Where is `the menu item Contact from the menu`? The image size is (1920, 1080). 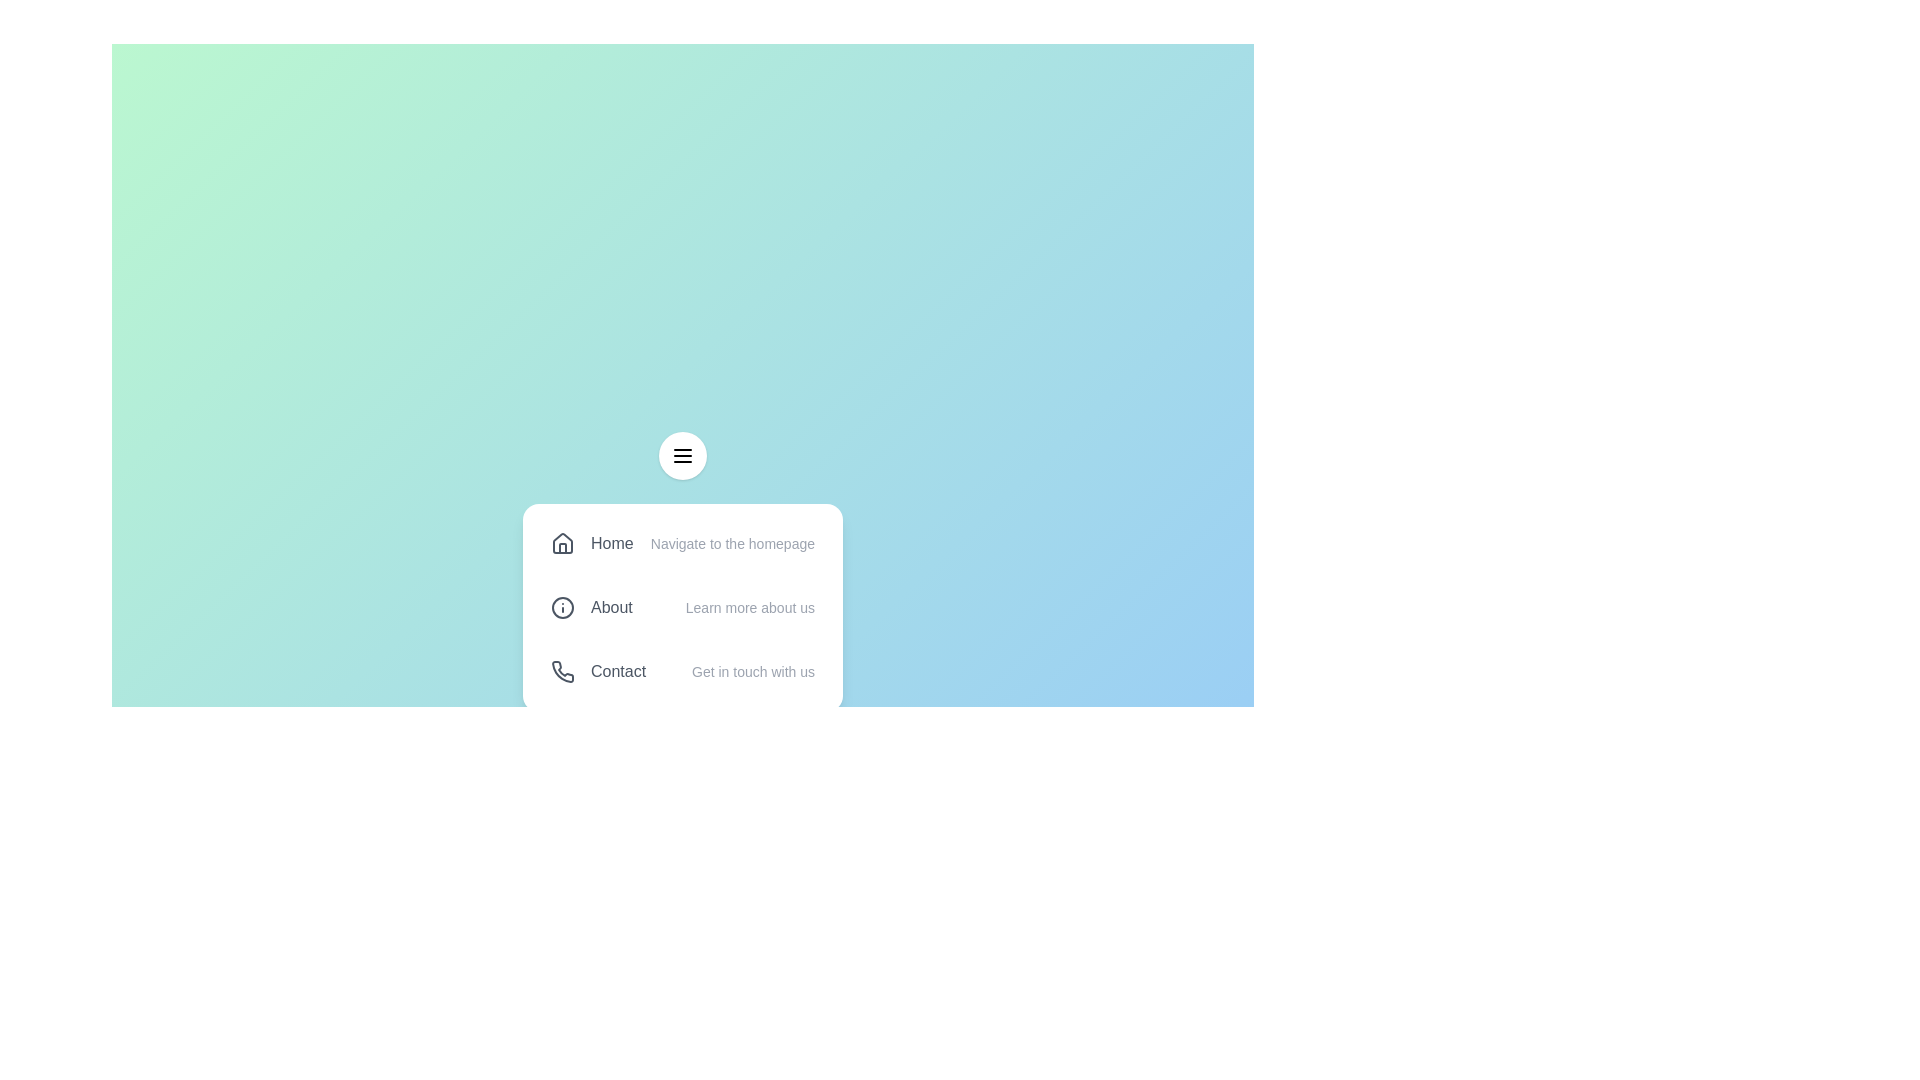
the menu item Contact from the menu is located at coordinates (682, 671).